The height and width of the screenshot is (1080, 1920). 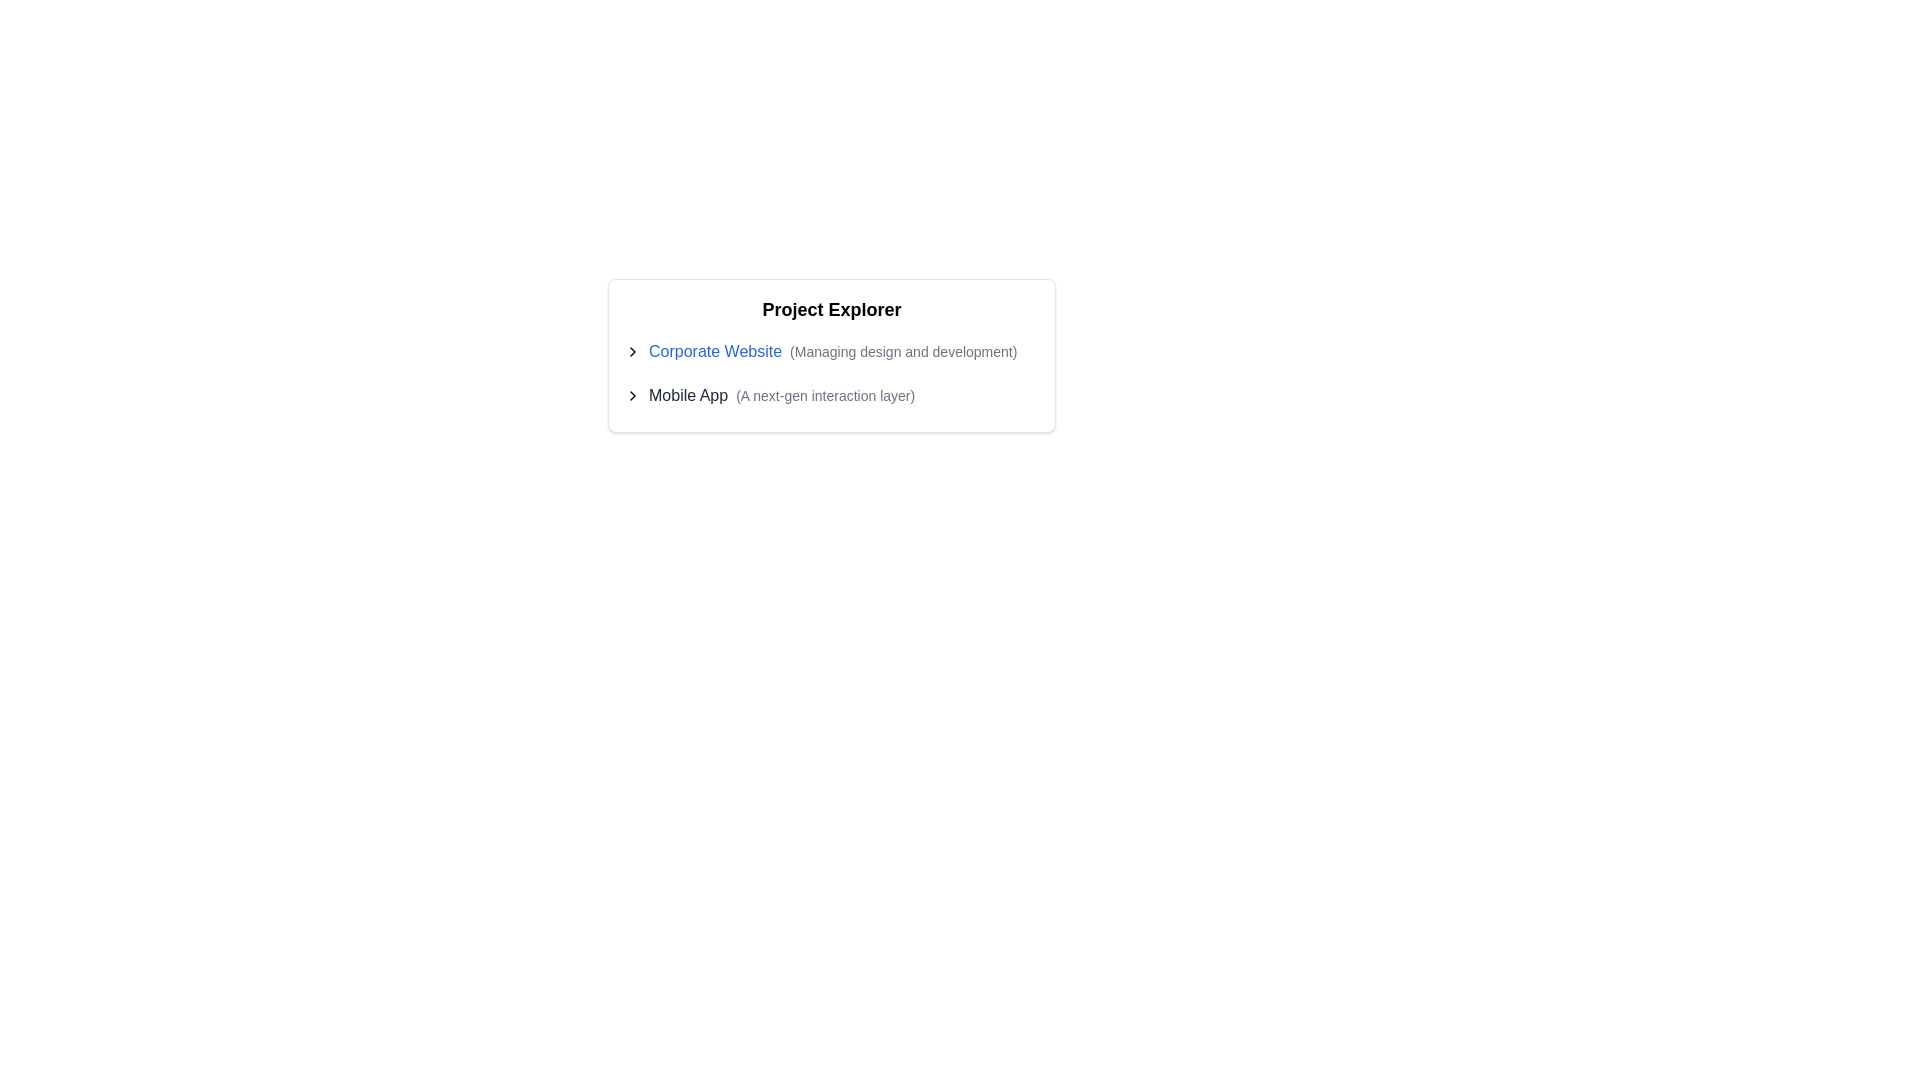 What do you see at coordinates (632, 350) in the screenshot?
I see `the chevron icon that indicates the ability to expand or collapse content, located in the row starting with 'Corporate Website.'` at bounding box center [632, 350].